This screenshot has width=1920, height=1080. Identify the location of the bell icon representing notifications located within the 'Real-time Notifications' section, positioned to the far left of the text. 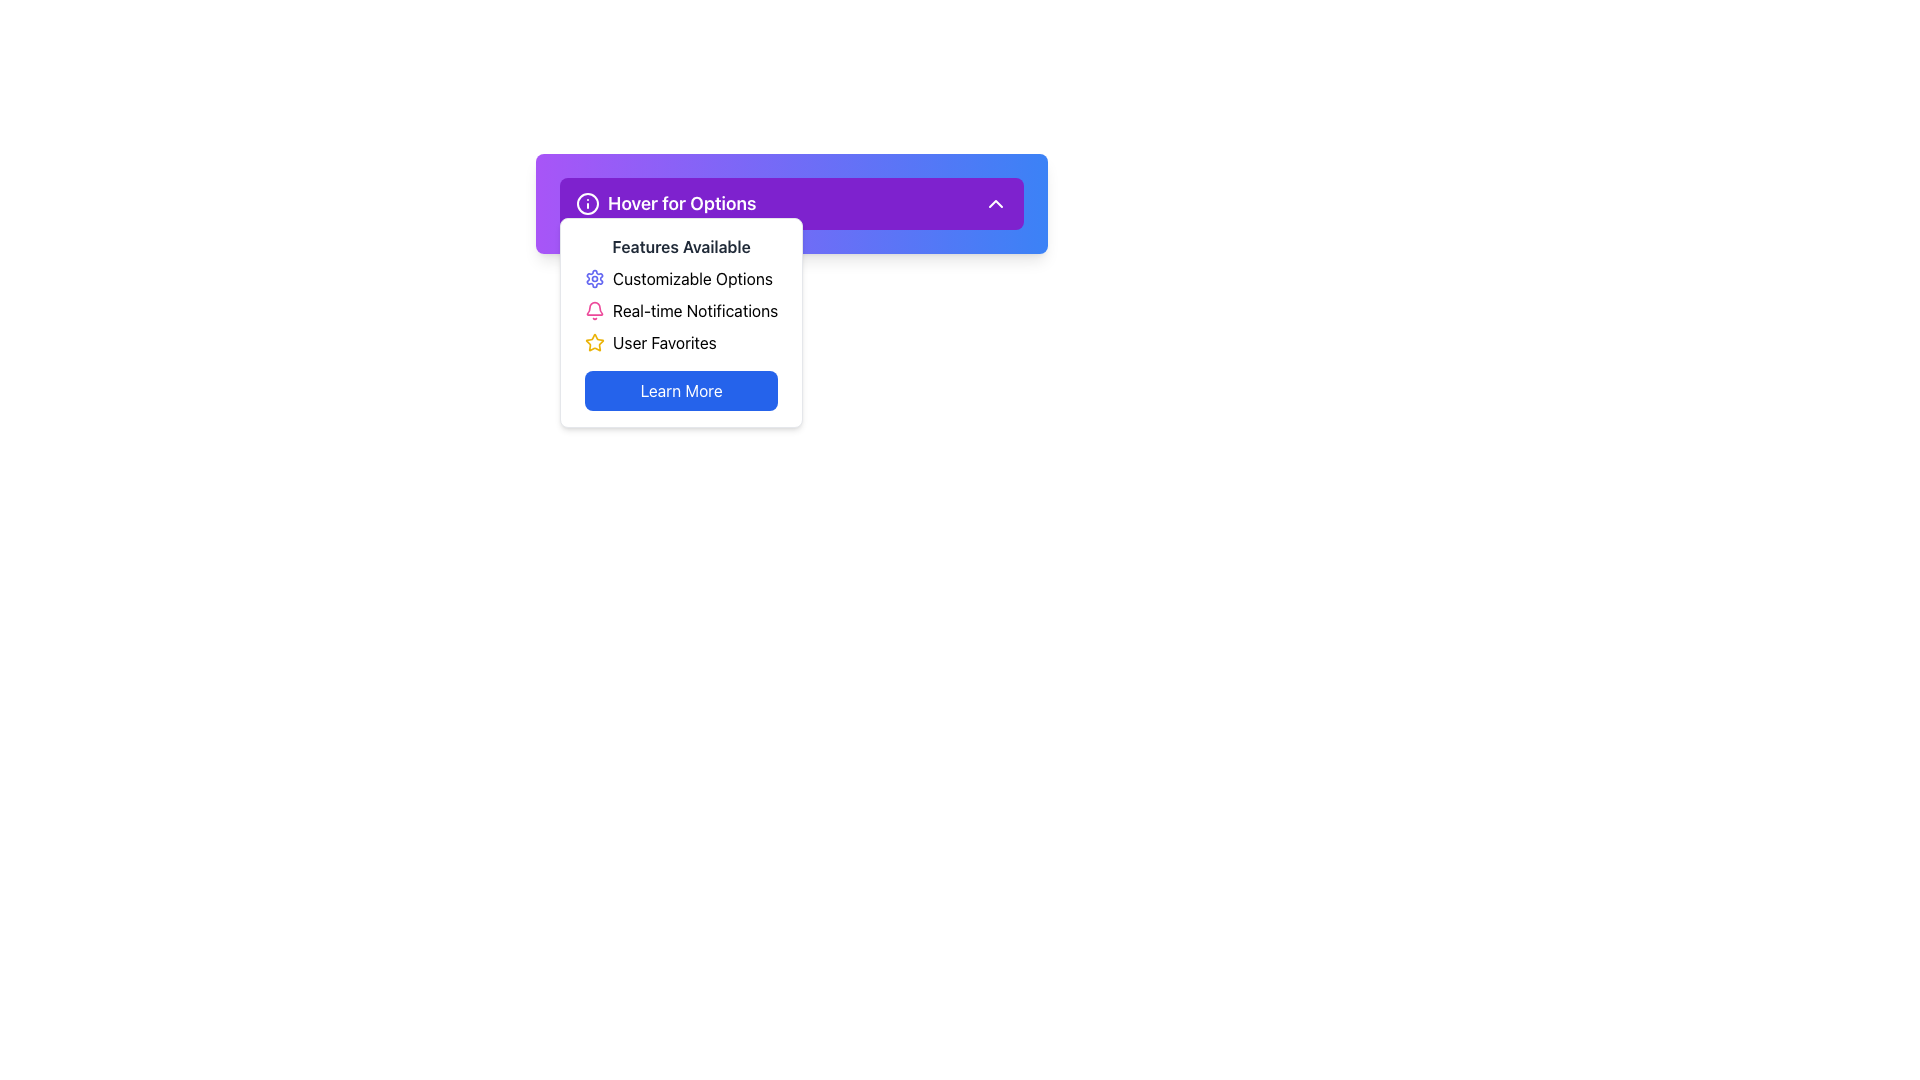
(594, 311).